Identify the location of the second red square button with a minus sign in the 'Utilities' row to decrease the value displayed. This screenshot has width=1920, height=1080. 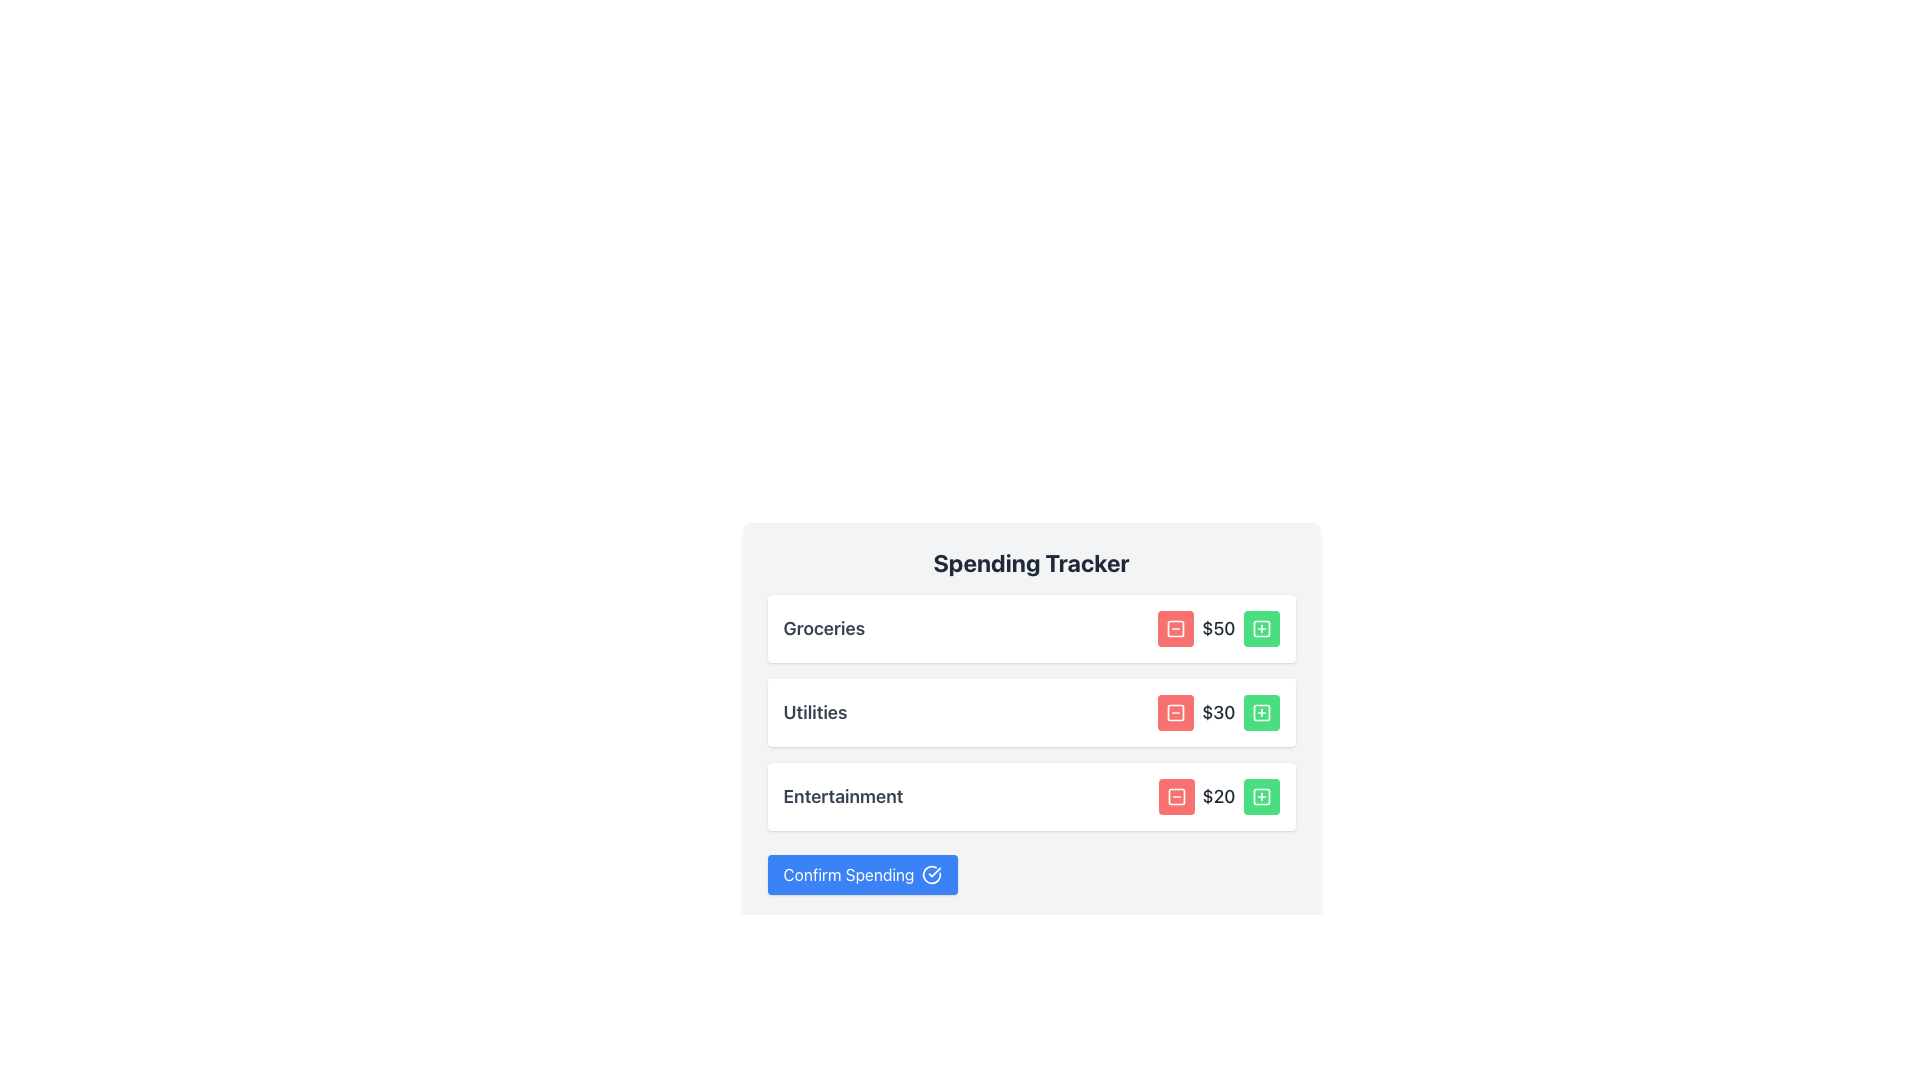
(1176, 712).